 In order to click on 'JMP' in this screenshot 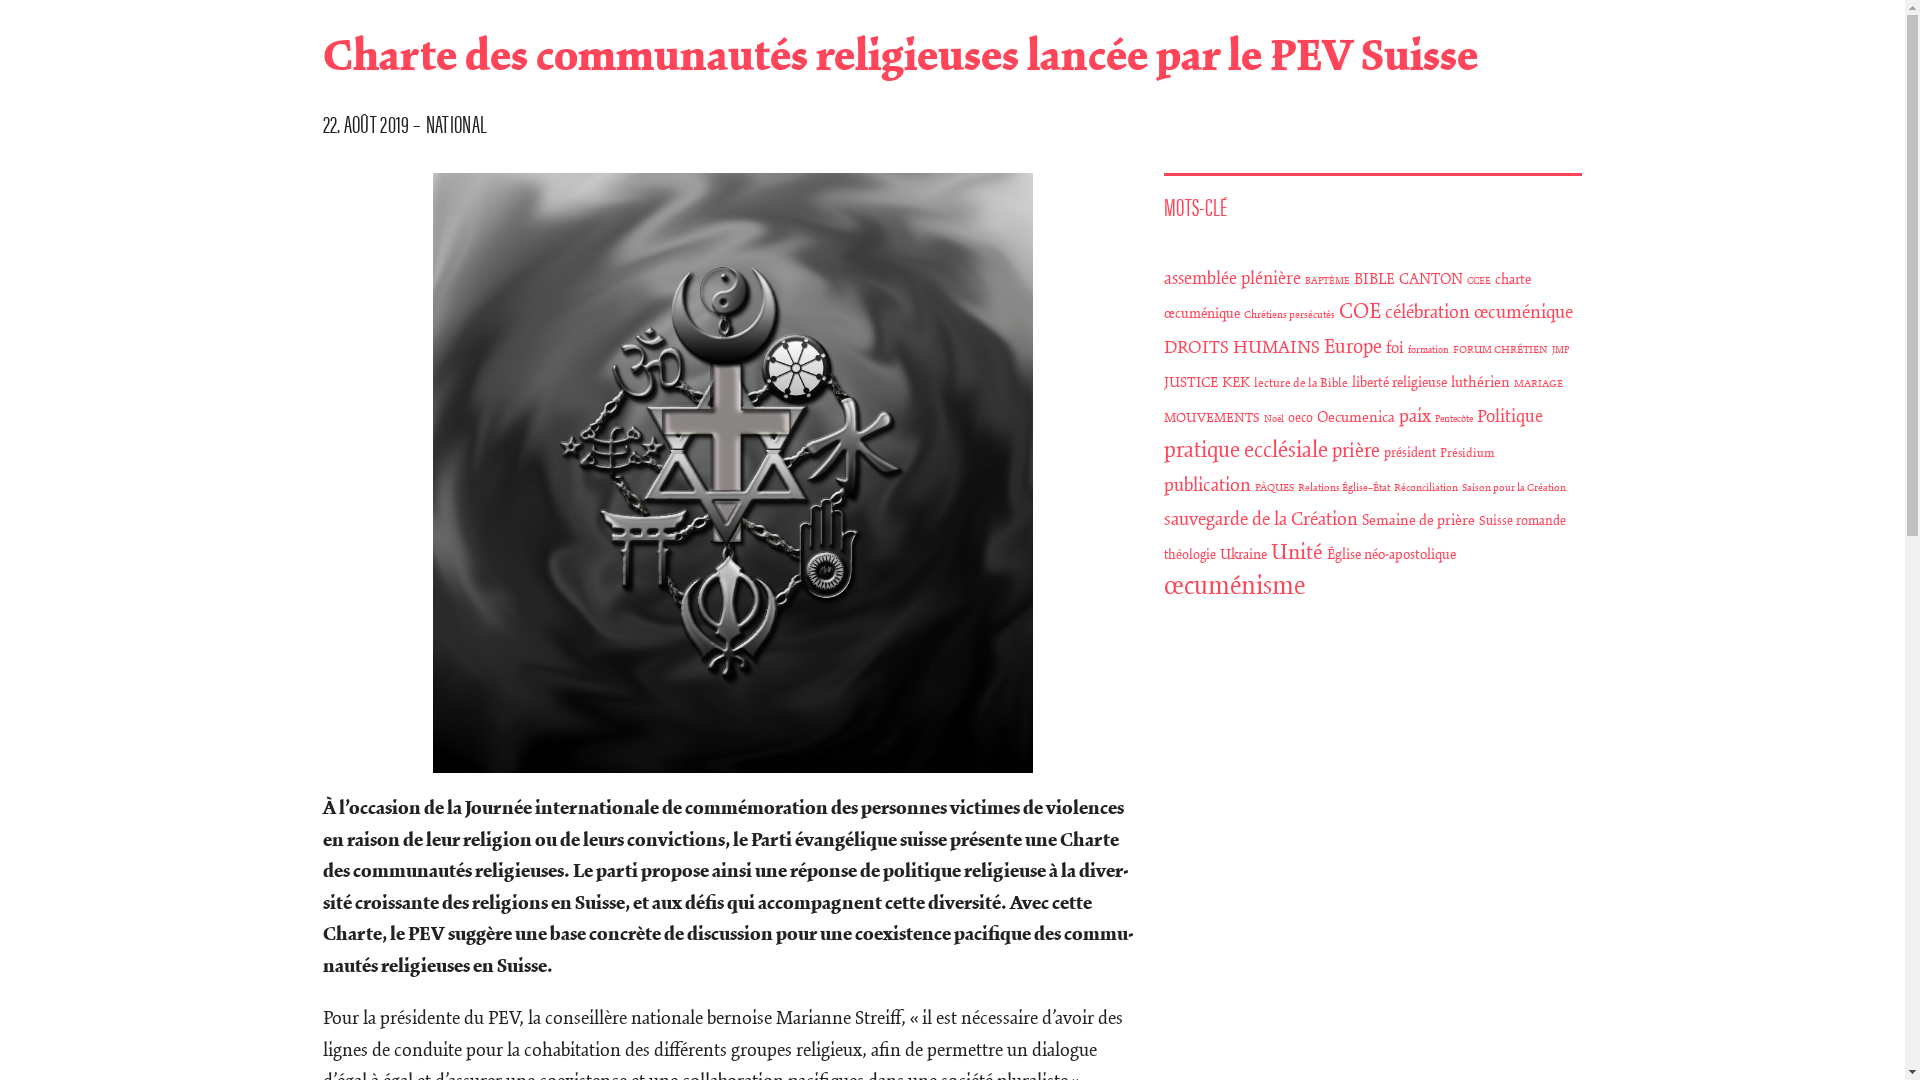, I will do `click(1559, 349)`.